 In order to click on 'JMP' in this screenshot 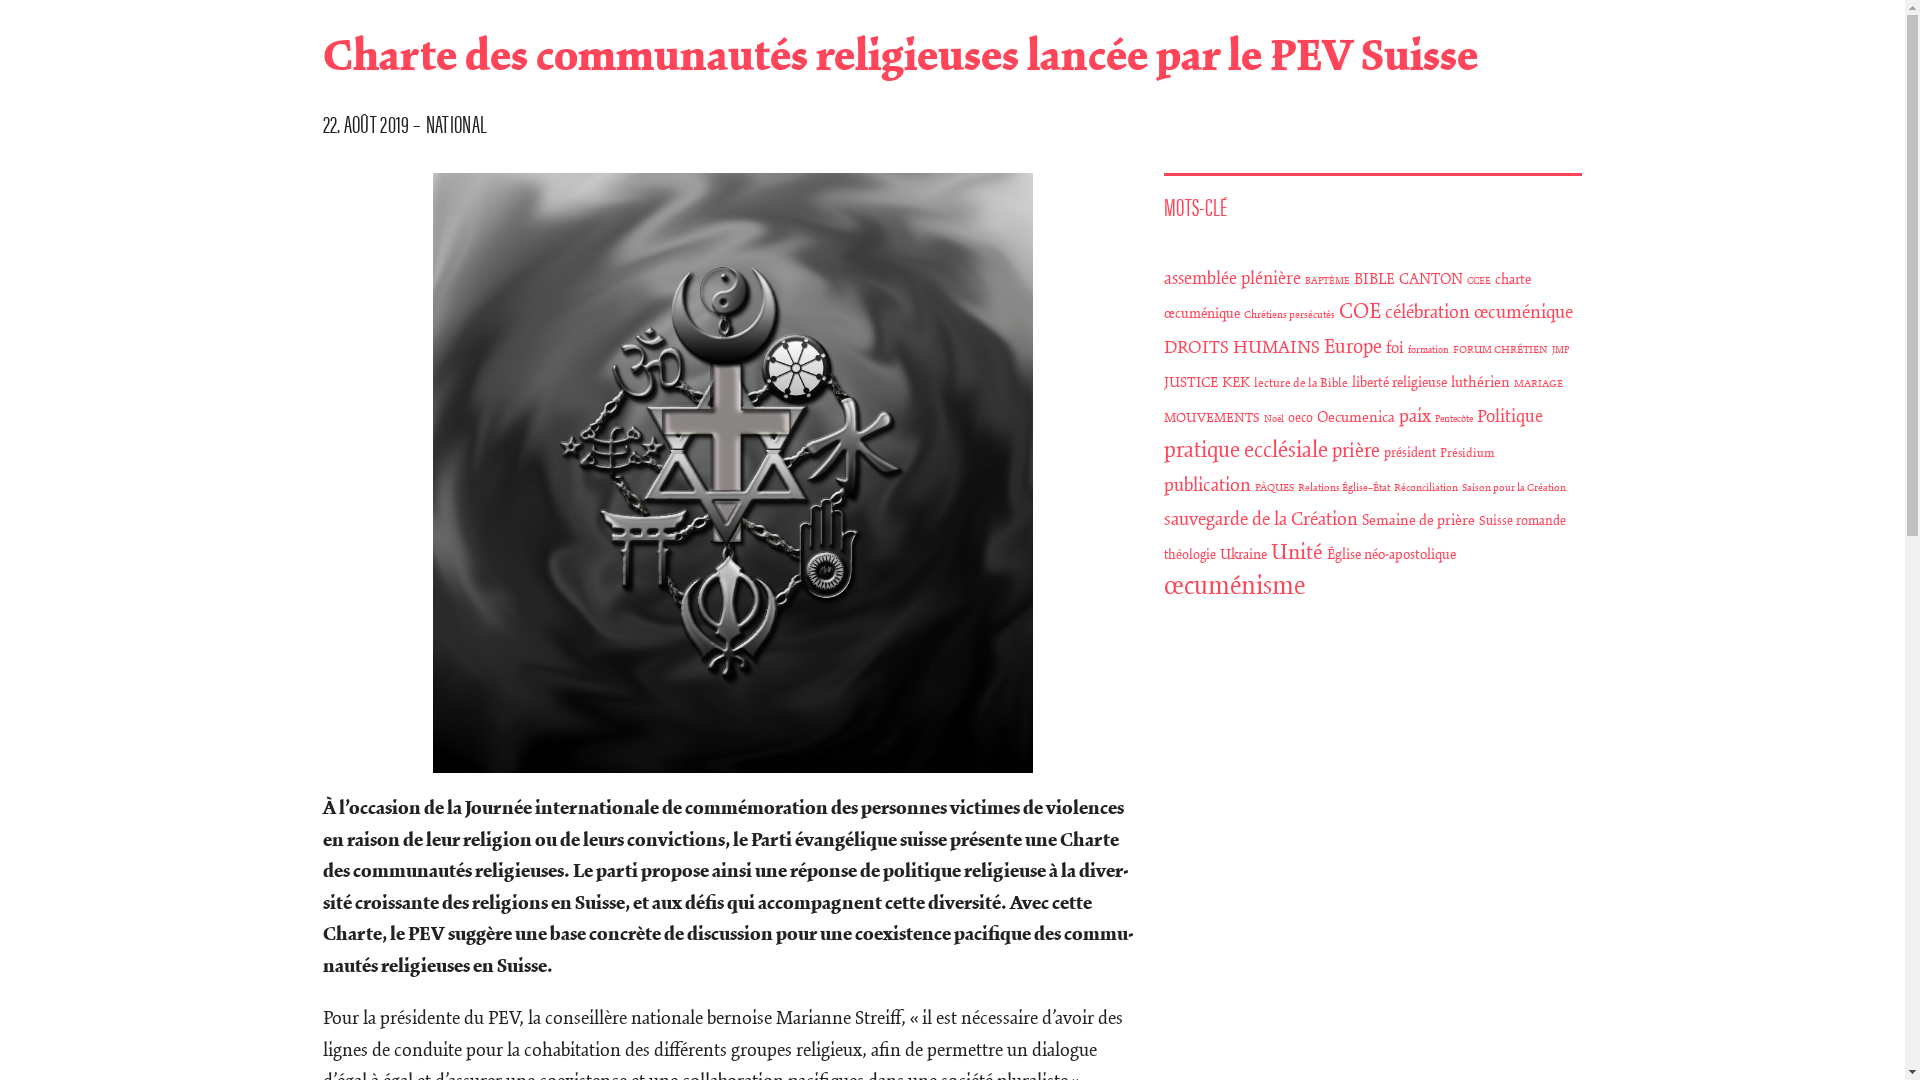, I will do `click(1559, 349)`.